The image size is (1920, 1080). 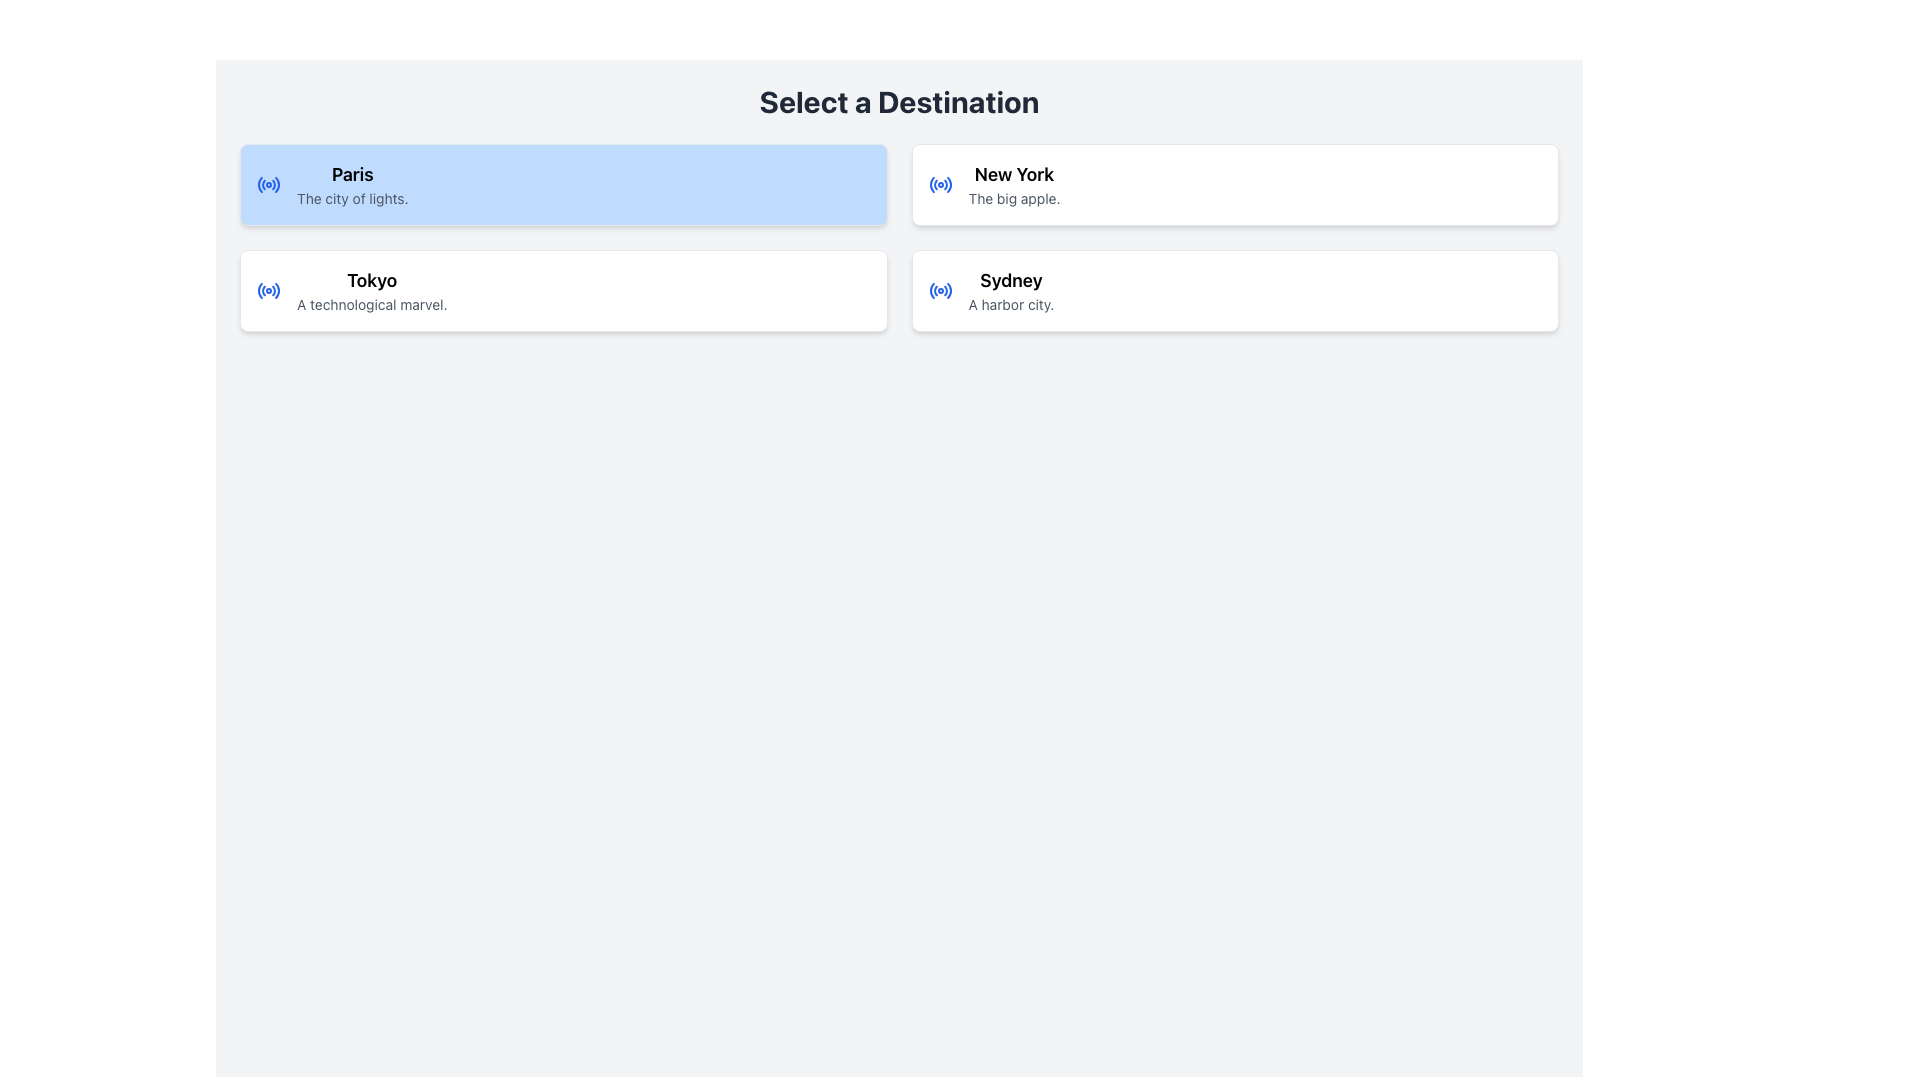 What do you see at coordinates (276, 290) in the screenshot?
I see `the rightward-curving arc icon, styled with a blue hue, located to the left of the text 'Tokyo' in the second selectable card` at bounding box center [276, 290].